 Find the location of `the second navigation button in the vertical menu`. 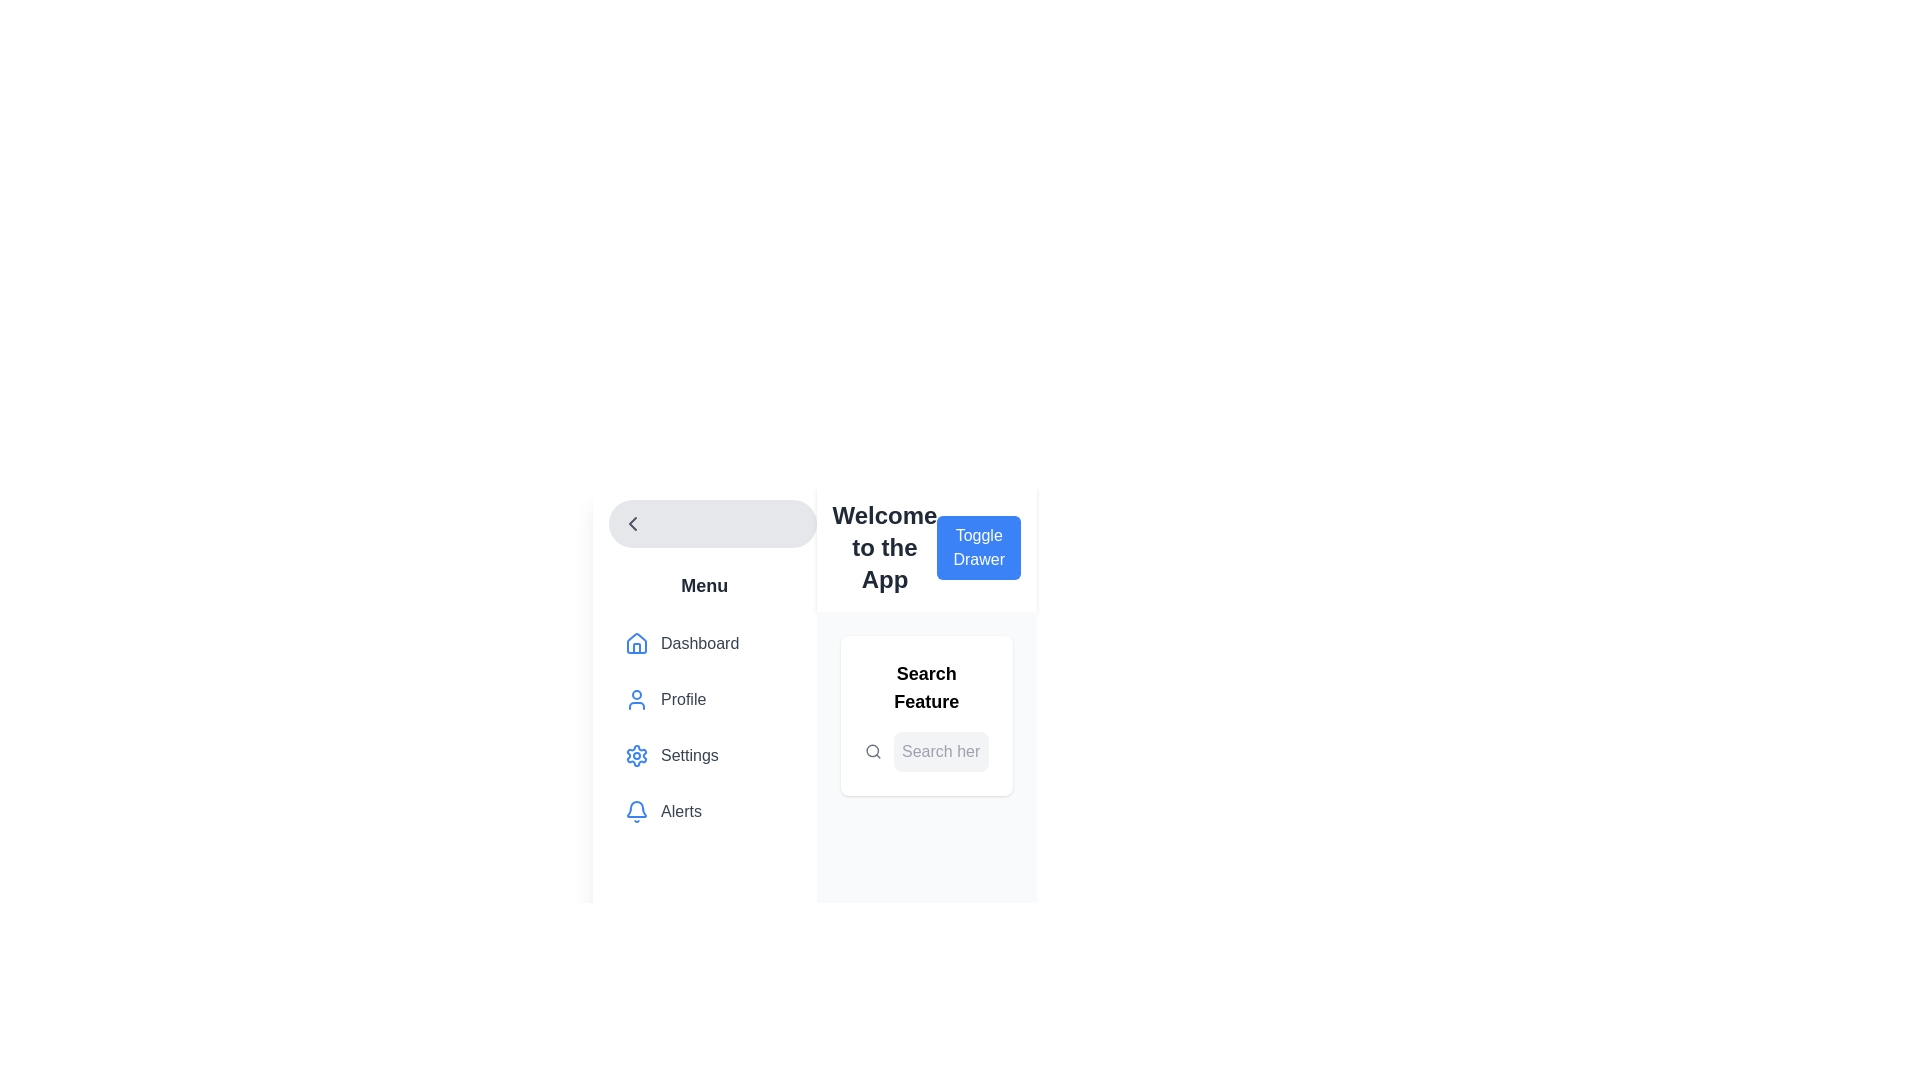

the second navigation button in the vertical menu is located at coordinates (704, 698).